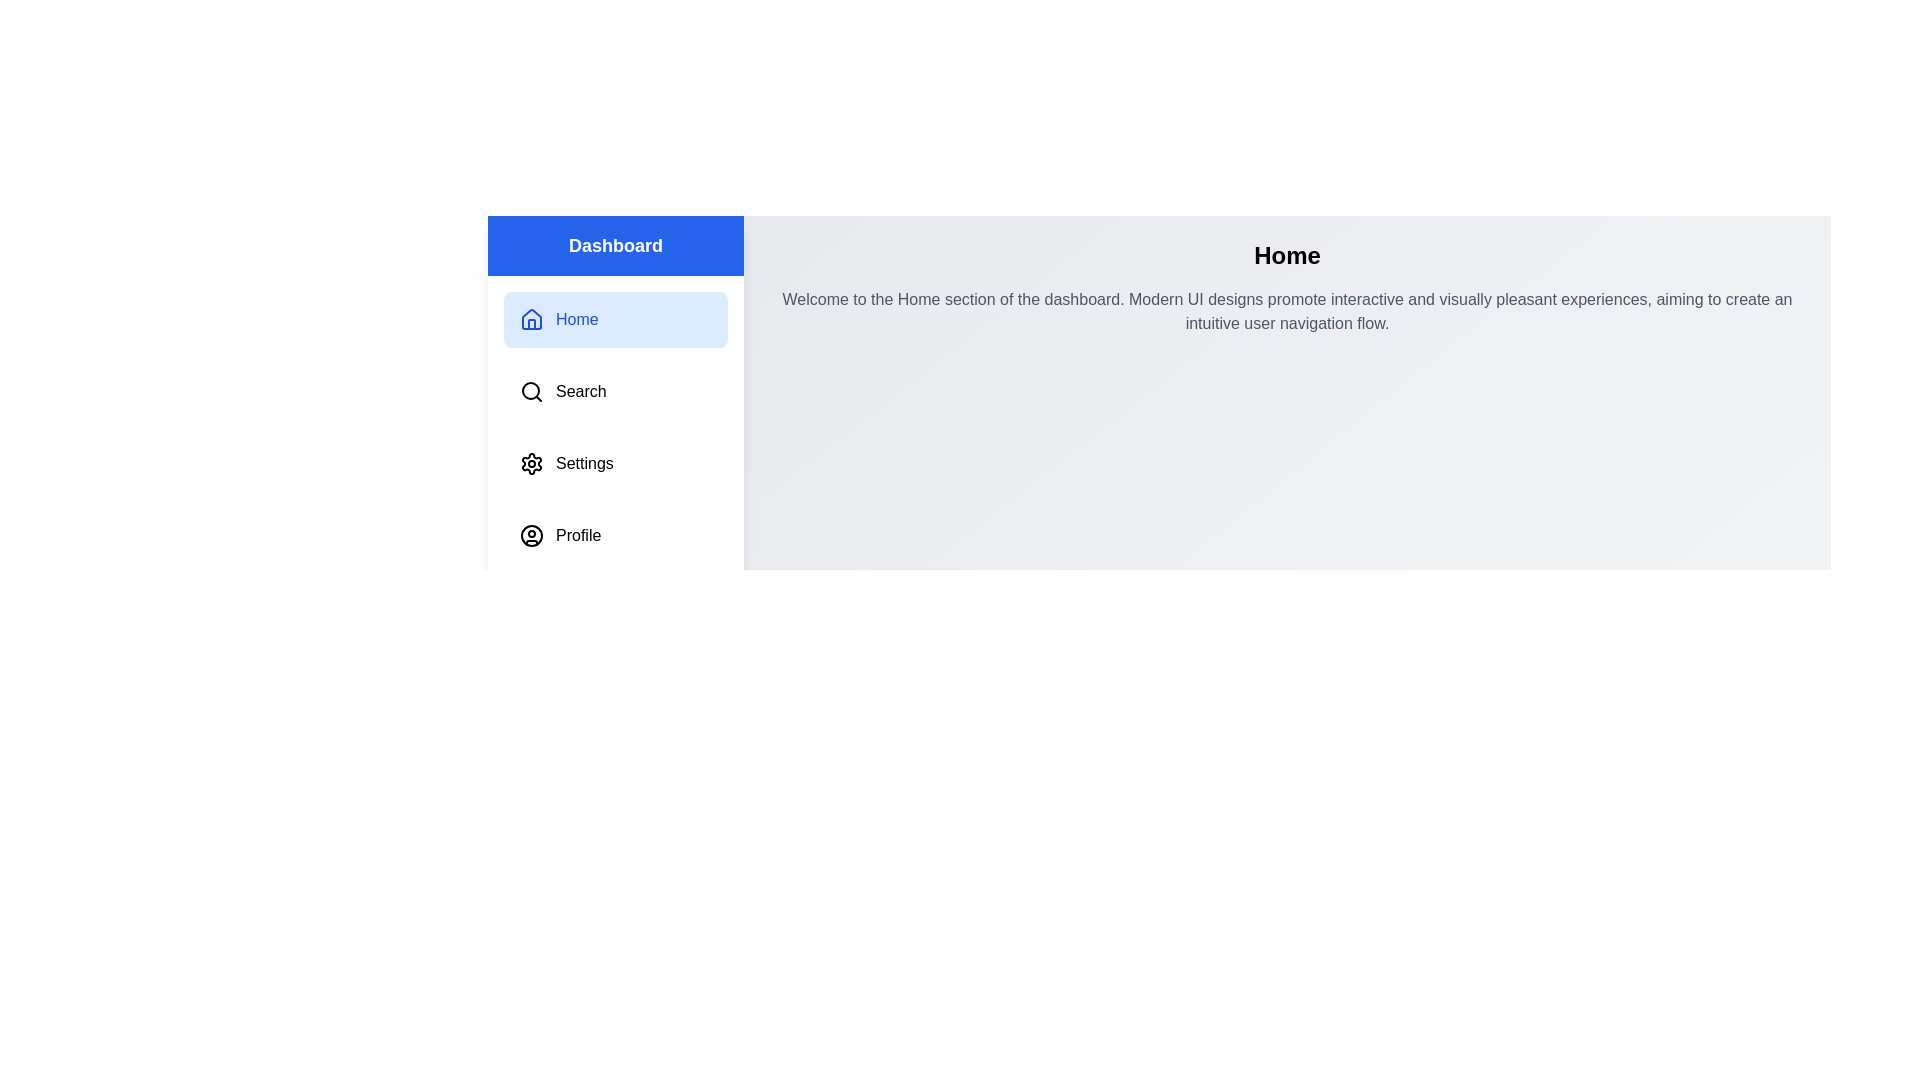 This screenshot has height=1080, width=1920. Describe the element at coordinates (614, 392) in the screenshot. I see `the menu item labeled Search` at that location.